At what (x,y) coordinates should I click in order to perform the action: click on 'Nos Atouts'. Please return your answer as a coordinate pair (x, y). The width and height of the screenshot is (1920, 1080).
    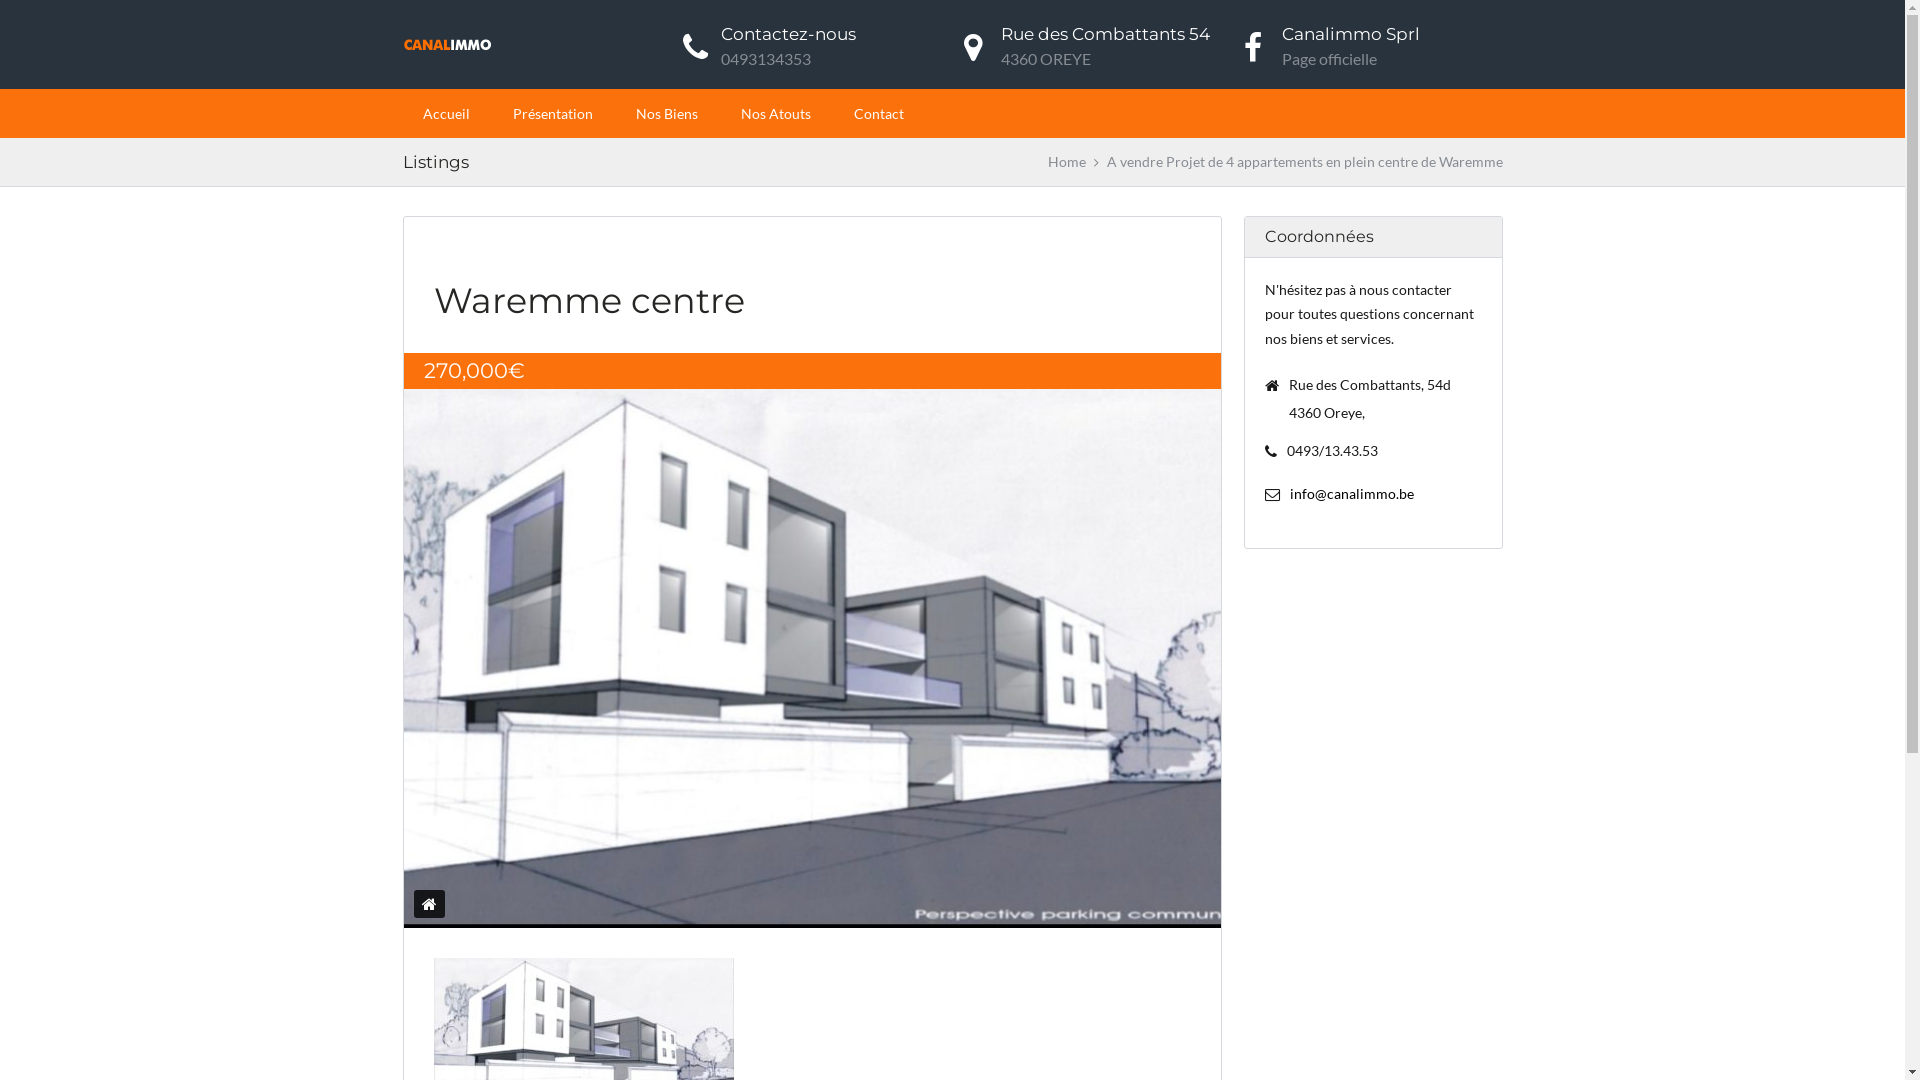
    Looking at the image, I should click on (773, 113).